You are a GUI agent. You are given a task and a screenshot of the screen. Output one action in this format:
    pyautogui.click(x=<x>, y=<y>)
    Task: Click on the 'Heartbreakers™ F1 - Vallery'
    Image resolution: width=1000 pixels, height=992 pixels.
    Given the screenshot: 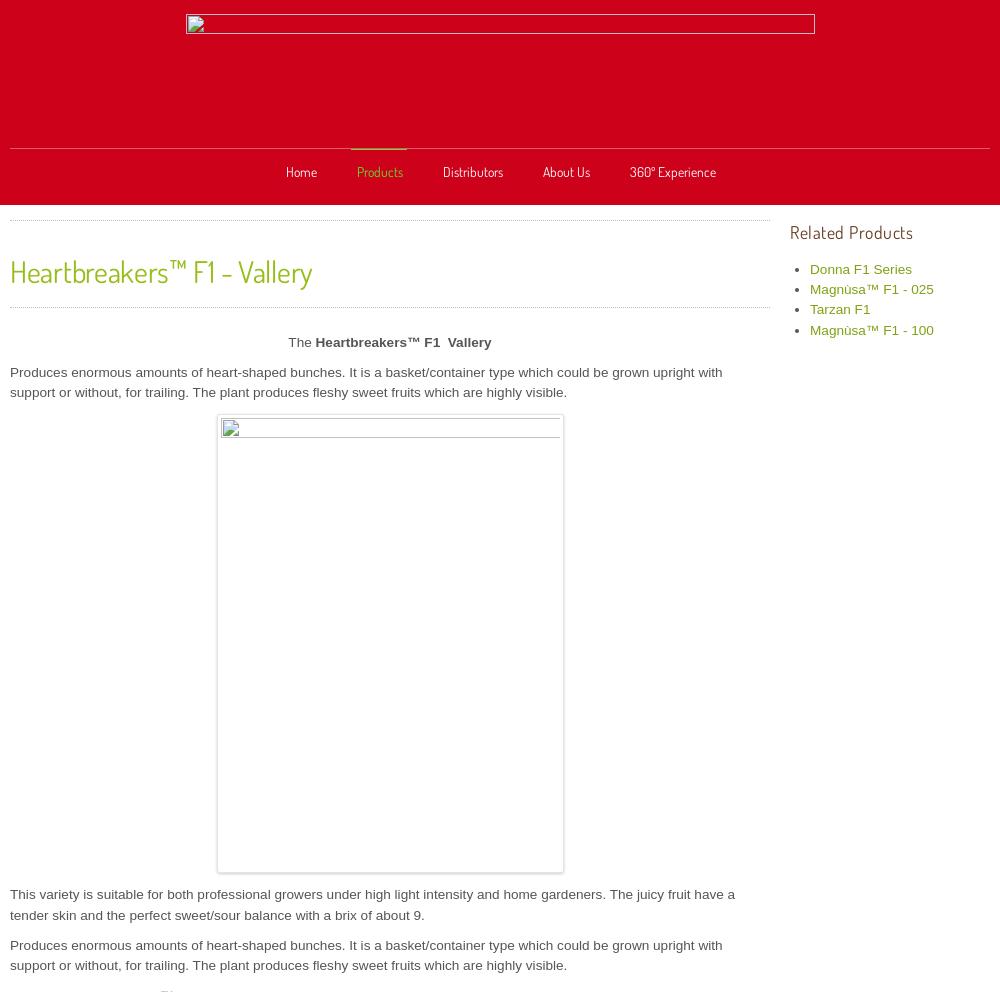 What is the action you would take?
    pyautogui.click(x=161, y=269)
    